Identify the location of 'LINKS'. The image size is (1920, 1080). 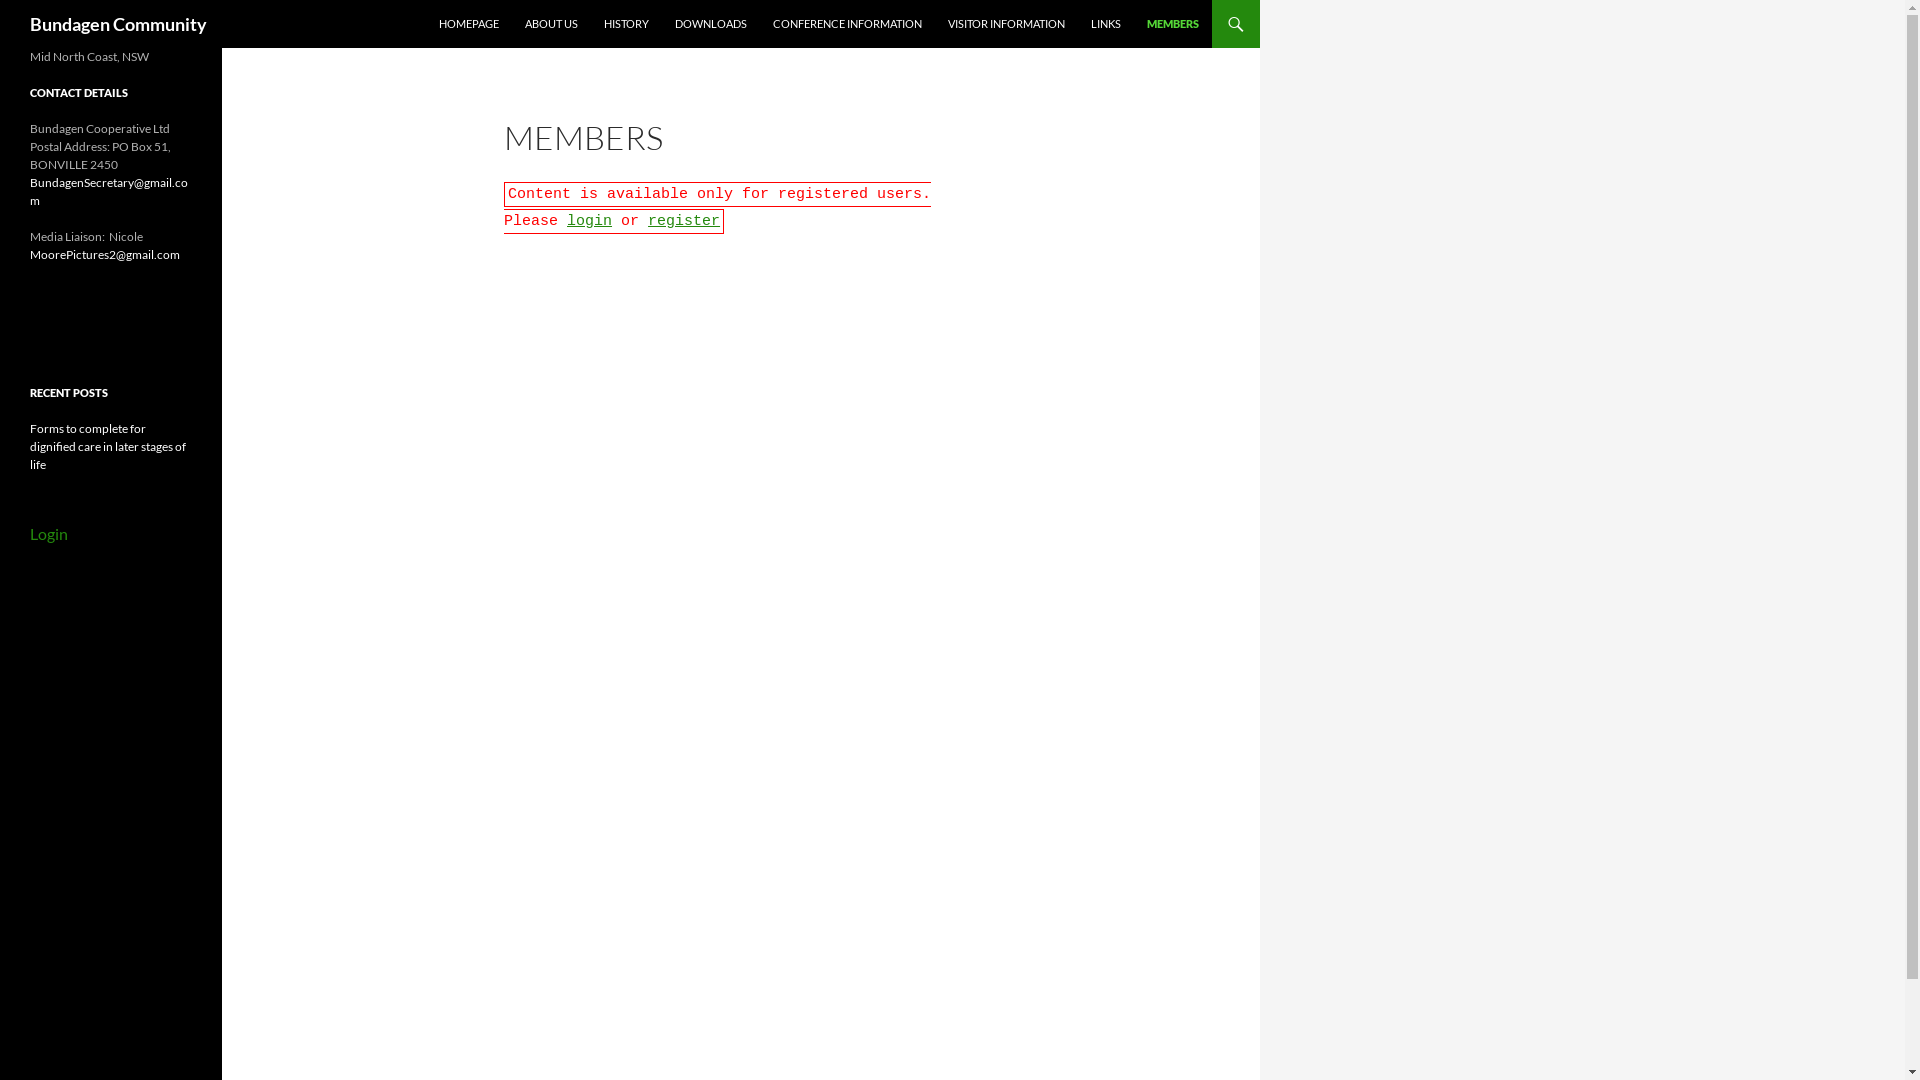
(1104, 23).